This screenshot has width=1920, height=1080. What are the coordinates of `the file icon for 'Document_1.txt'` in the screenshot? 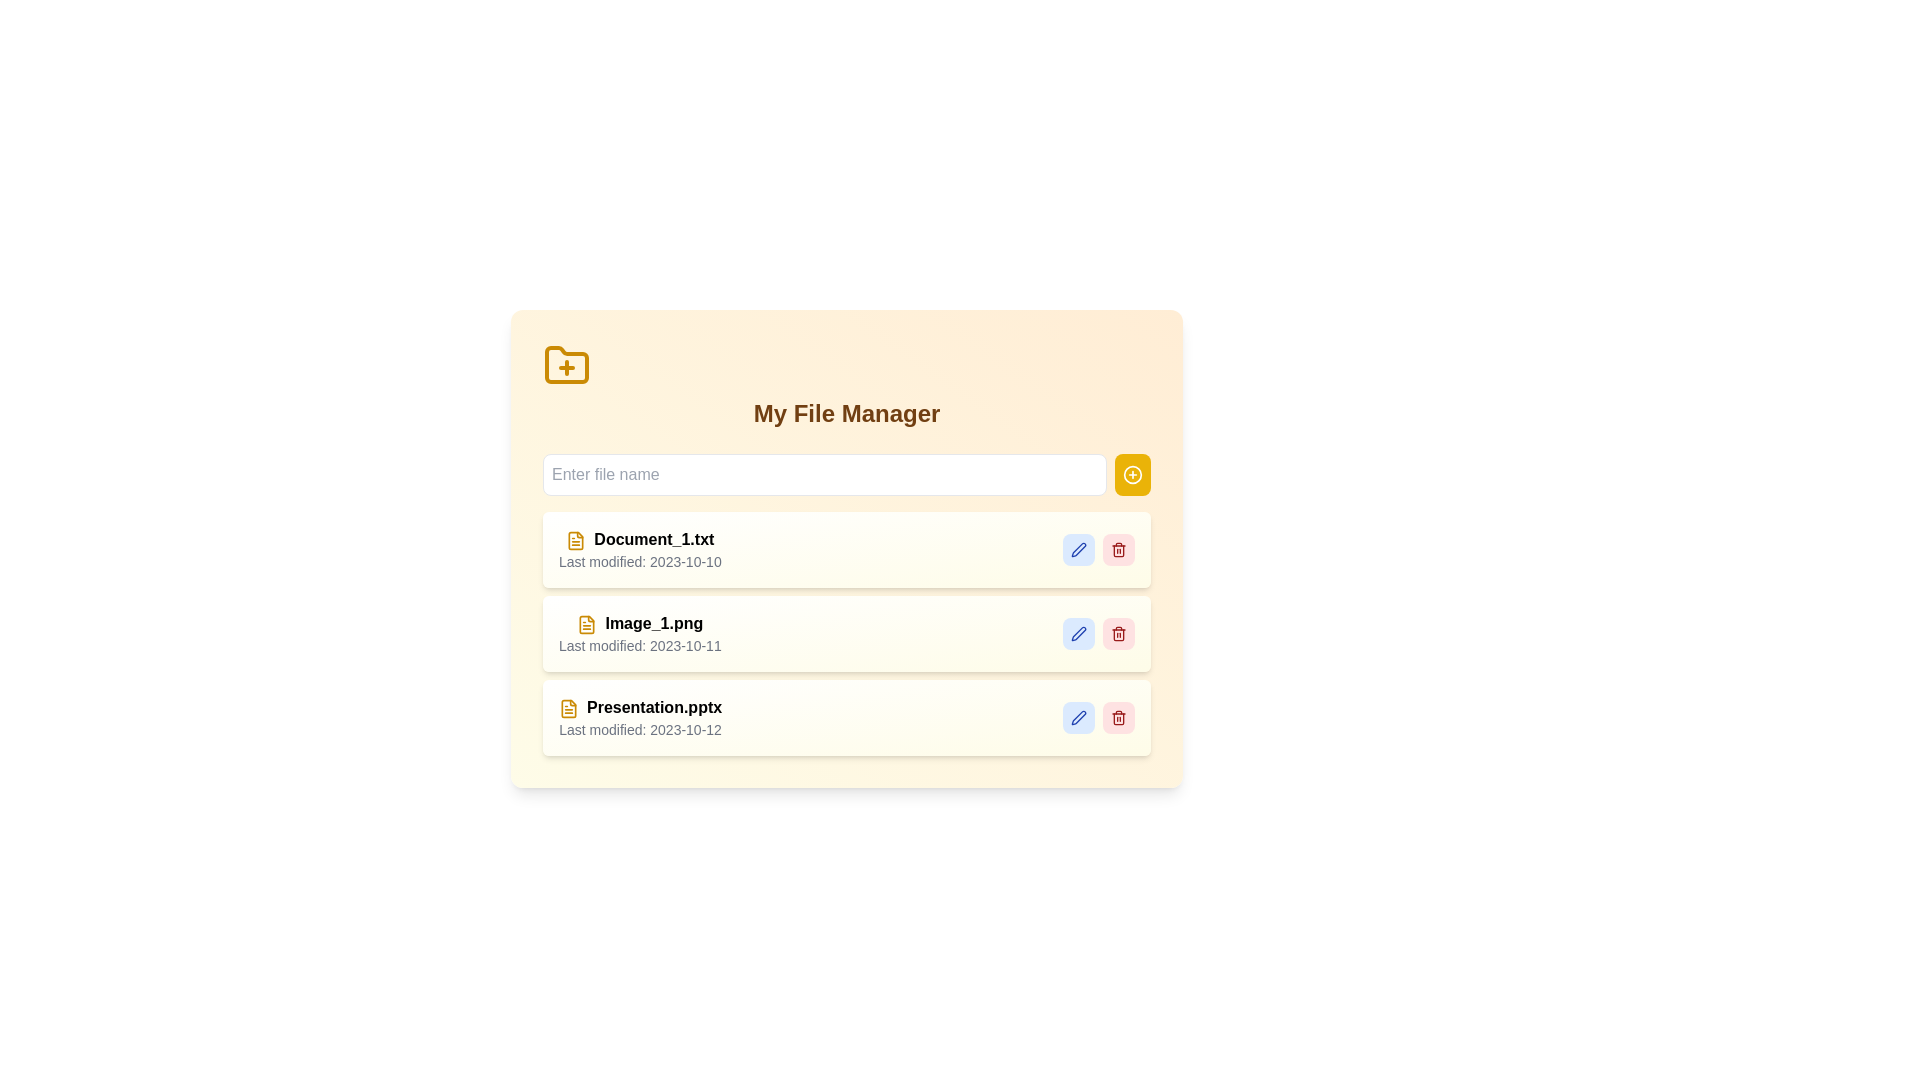 It's located at (586, 623).